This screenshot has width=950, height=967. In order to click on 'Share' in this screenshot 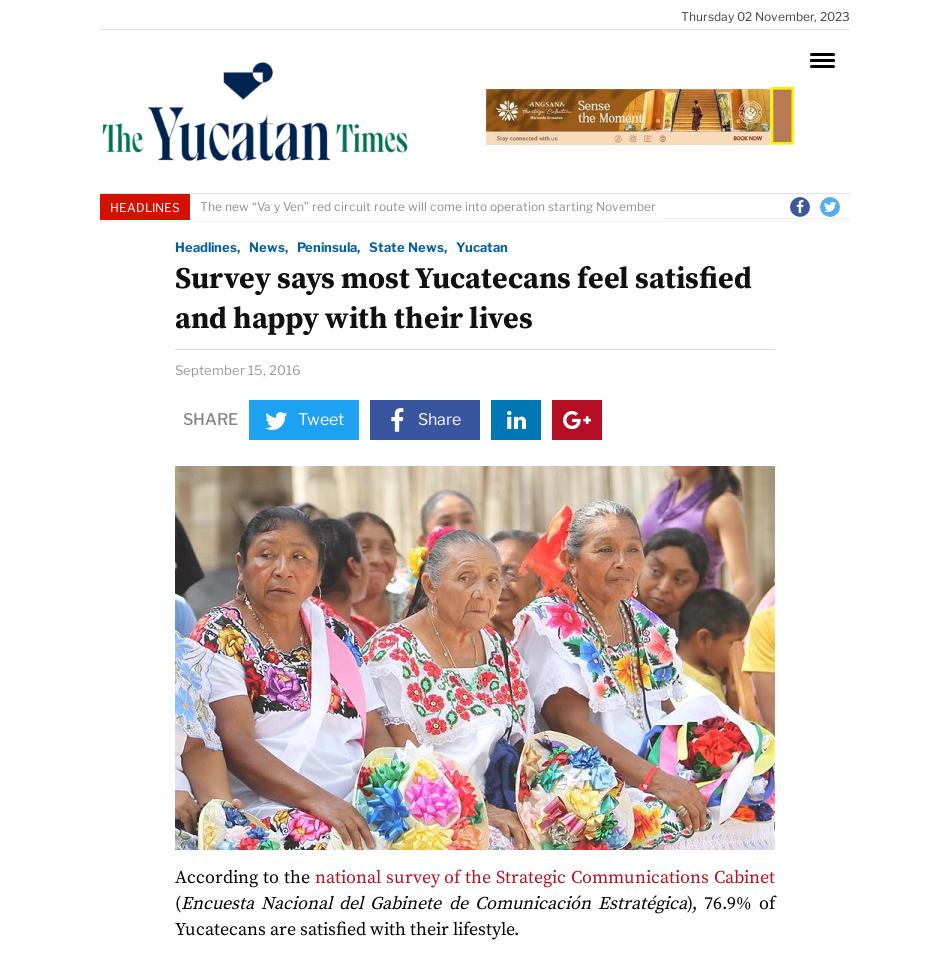, I will do `click(182, 418)`.